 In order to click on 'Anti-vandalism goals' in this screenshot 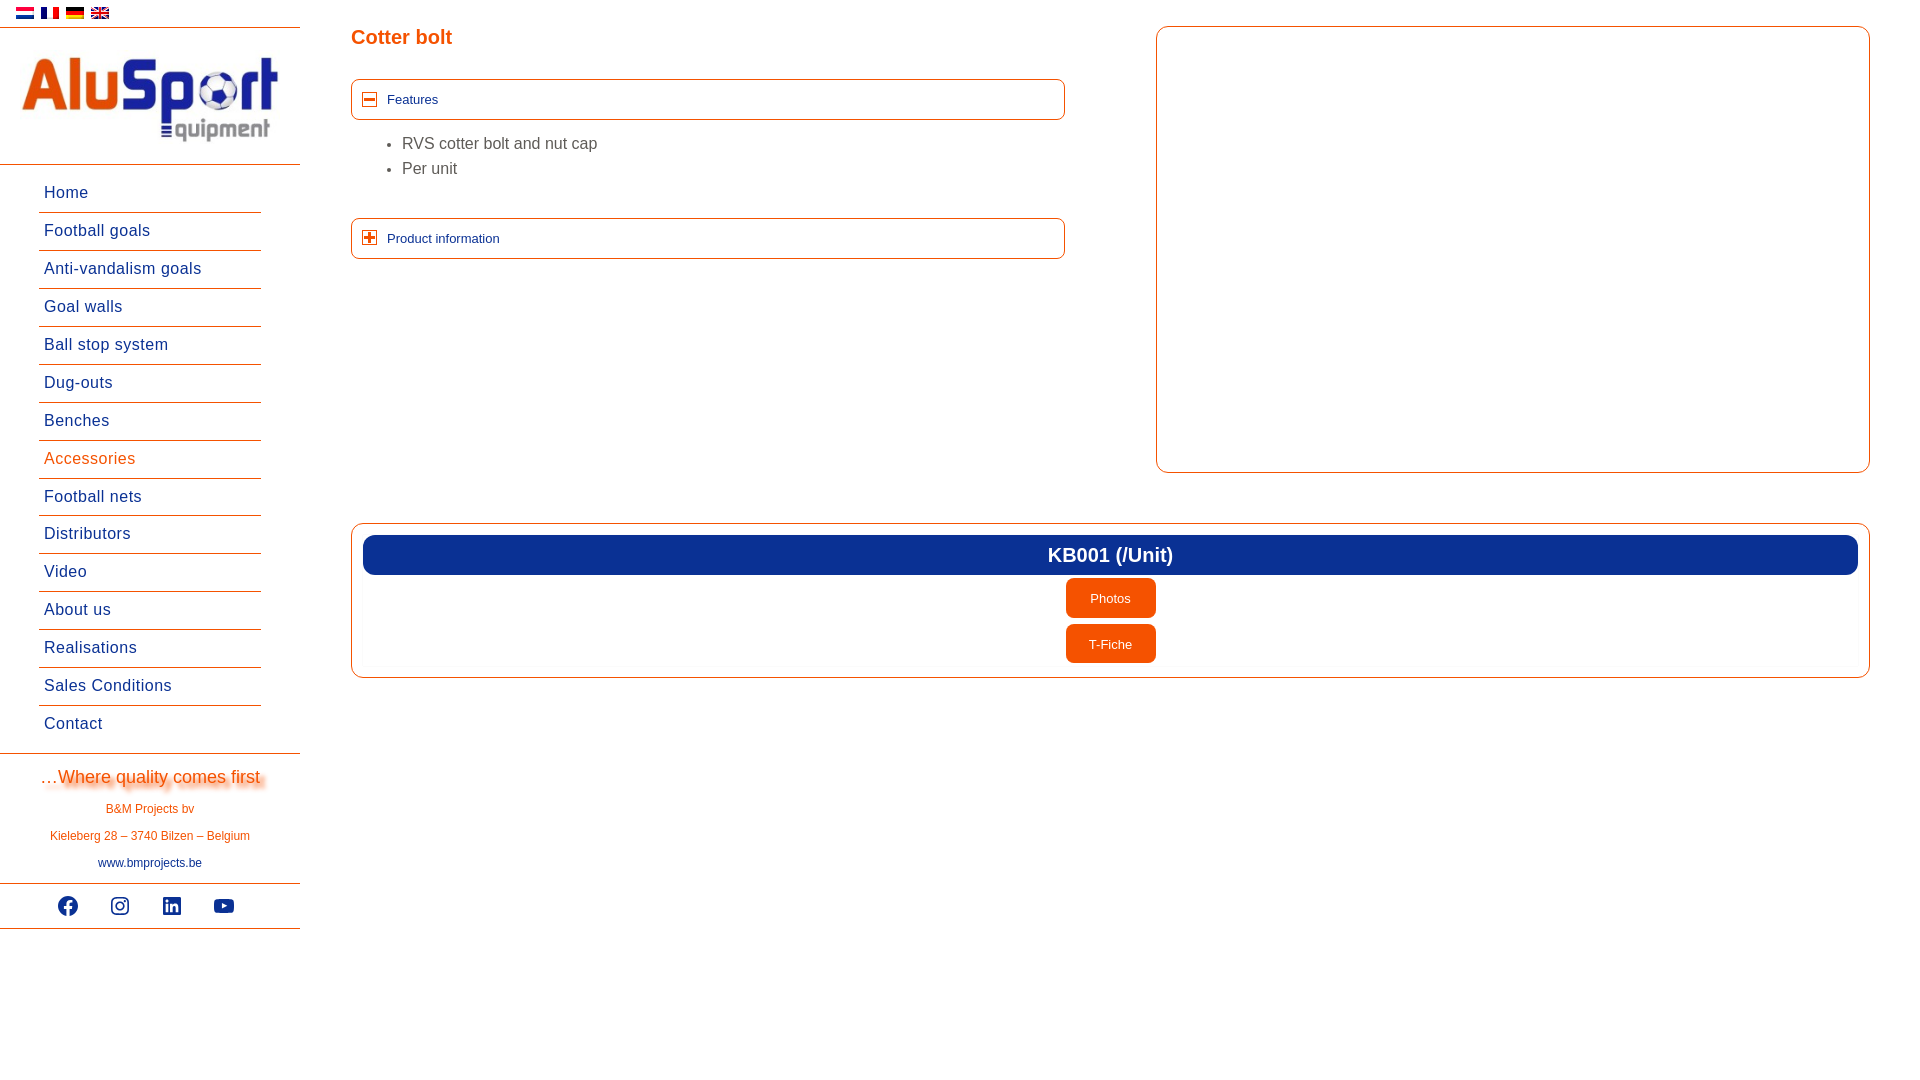, I will do `click(148, 270)`.